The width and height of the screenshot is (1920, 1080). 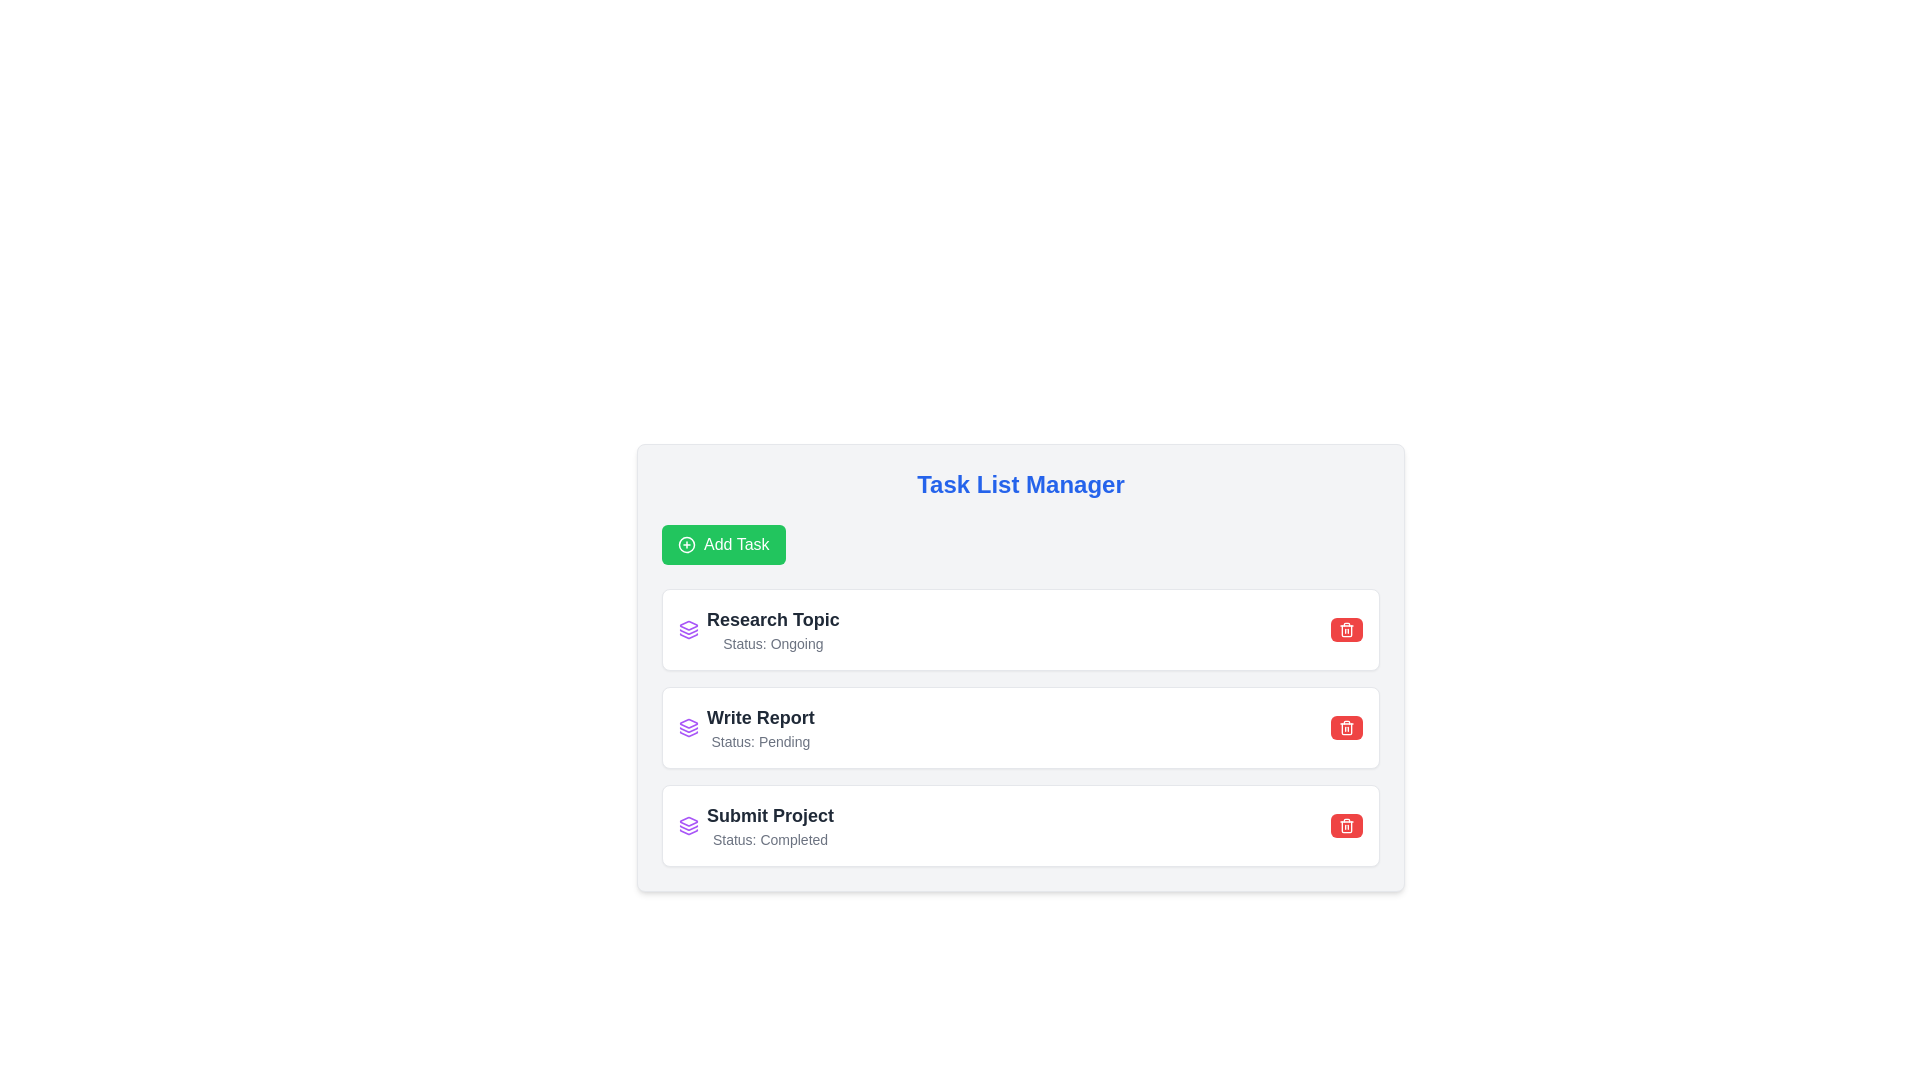 What do you see at coordinates (689, 632) in the screenshot?
I see `the middle layer of the SVG graphic representing the 'layers' icon next to the 'Write Report' task item` at bounding box center [689, 632].